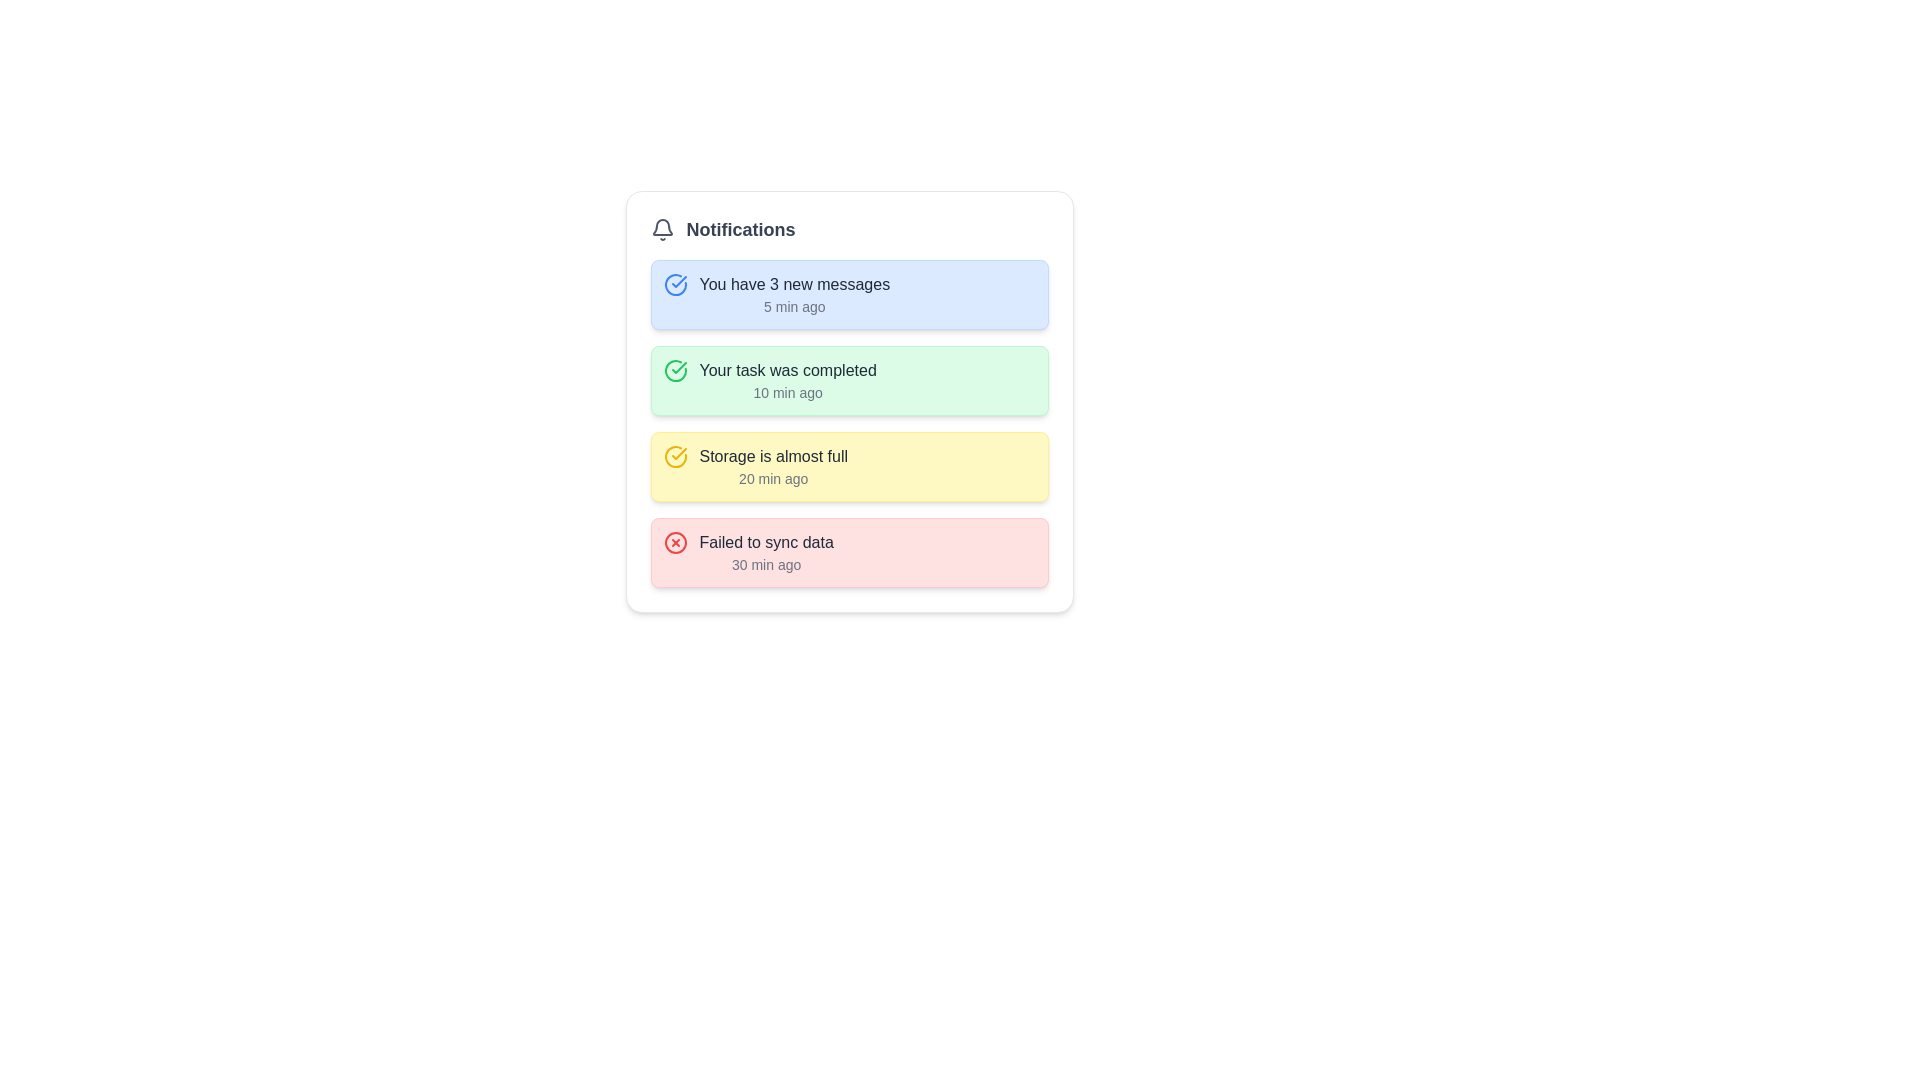 The image size is (1920, 1080). I want to click on the Notification card displaying 'You have 3 new messages' with a blue background, located at the top of the notification list, so click(849, 294).